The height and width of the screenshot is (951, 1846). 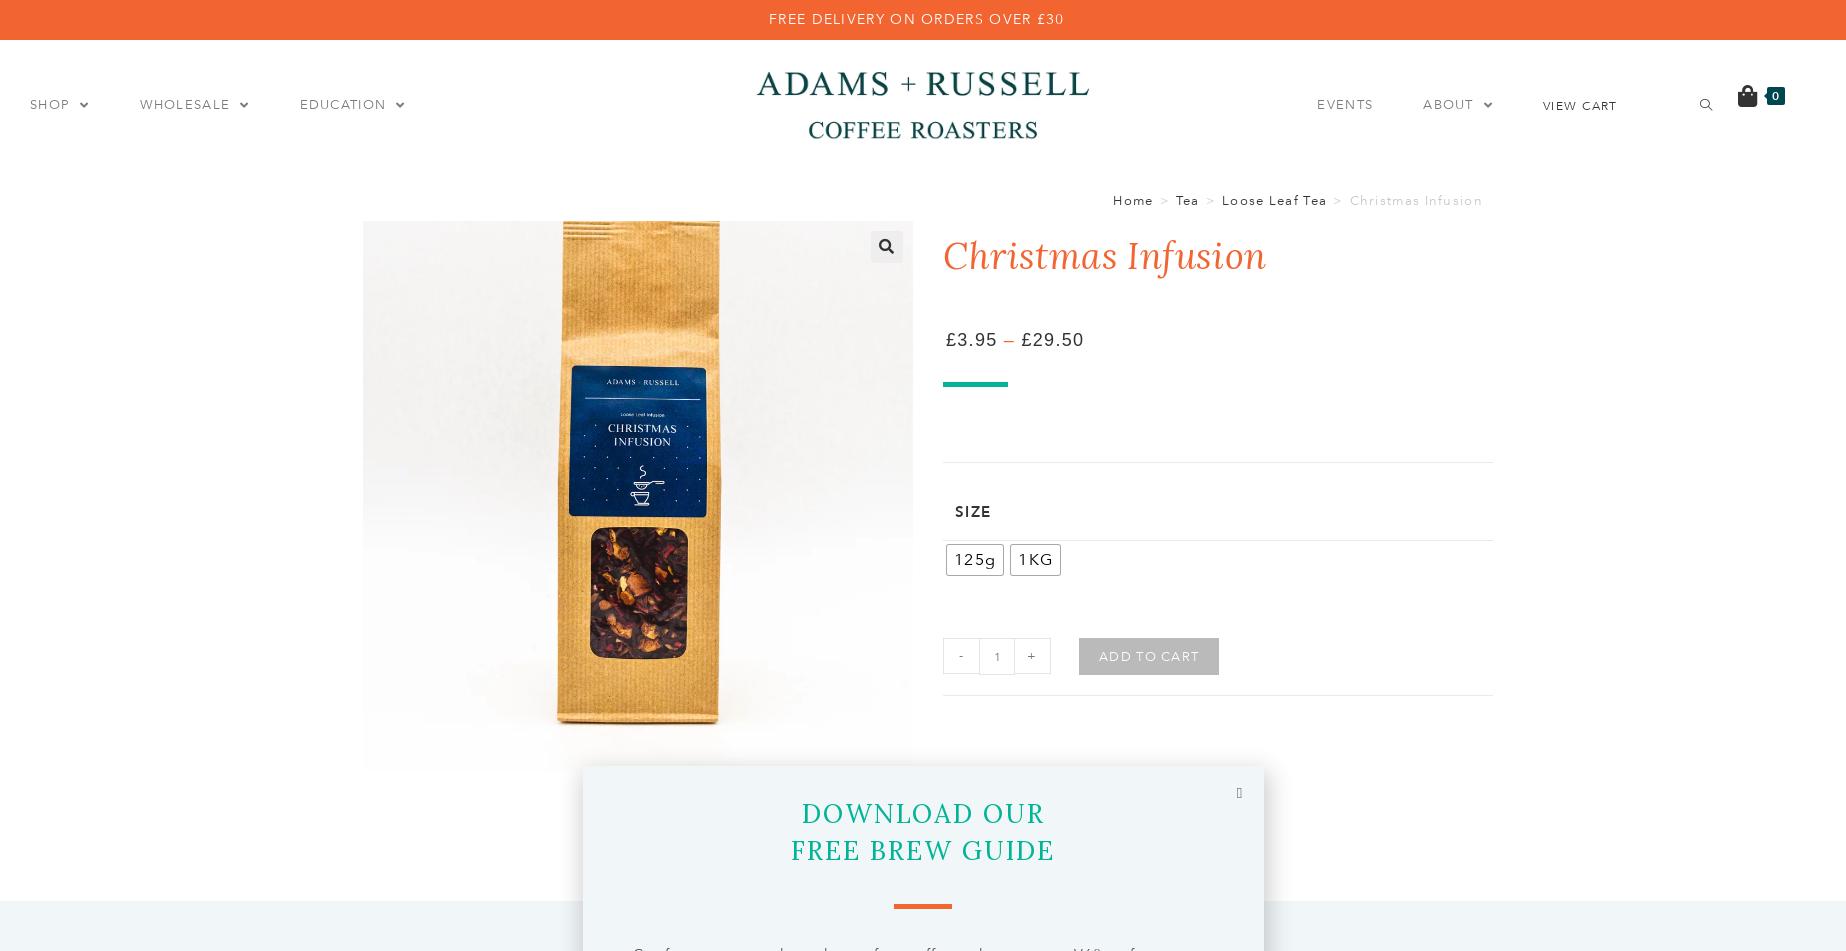 What do you see at coordinates (789, 199) in the screenshot?
I see `'Barista Supplies'` at bounding box center [789, 199].